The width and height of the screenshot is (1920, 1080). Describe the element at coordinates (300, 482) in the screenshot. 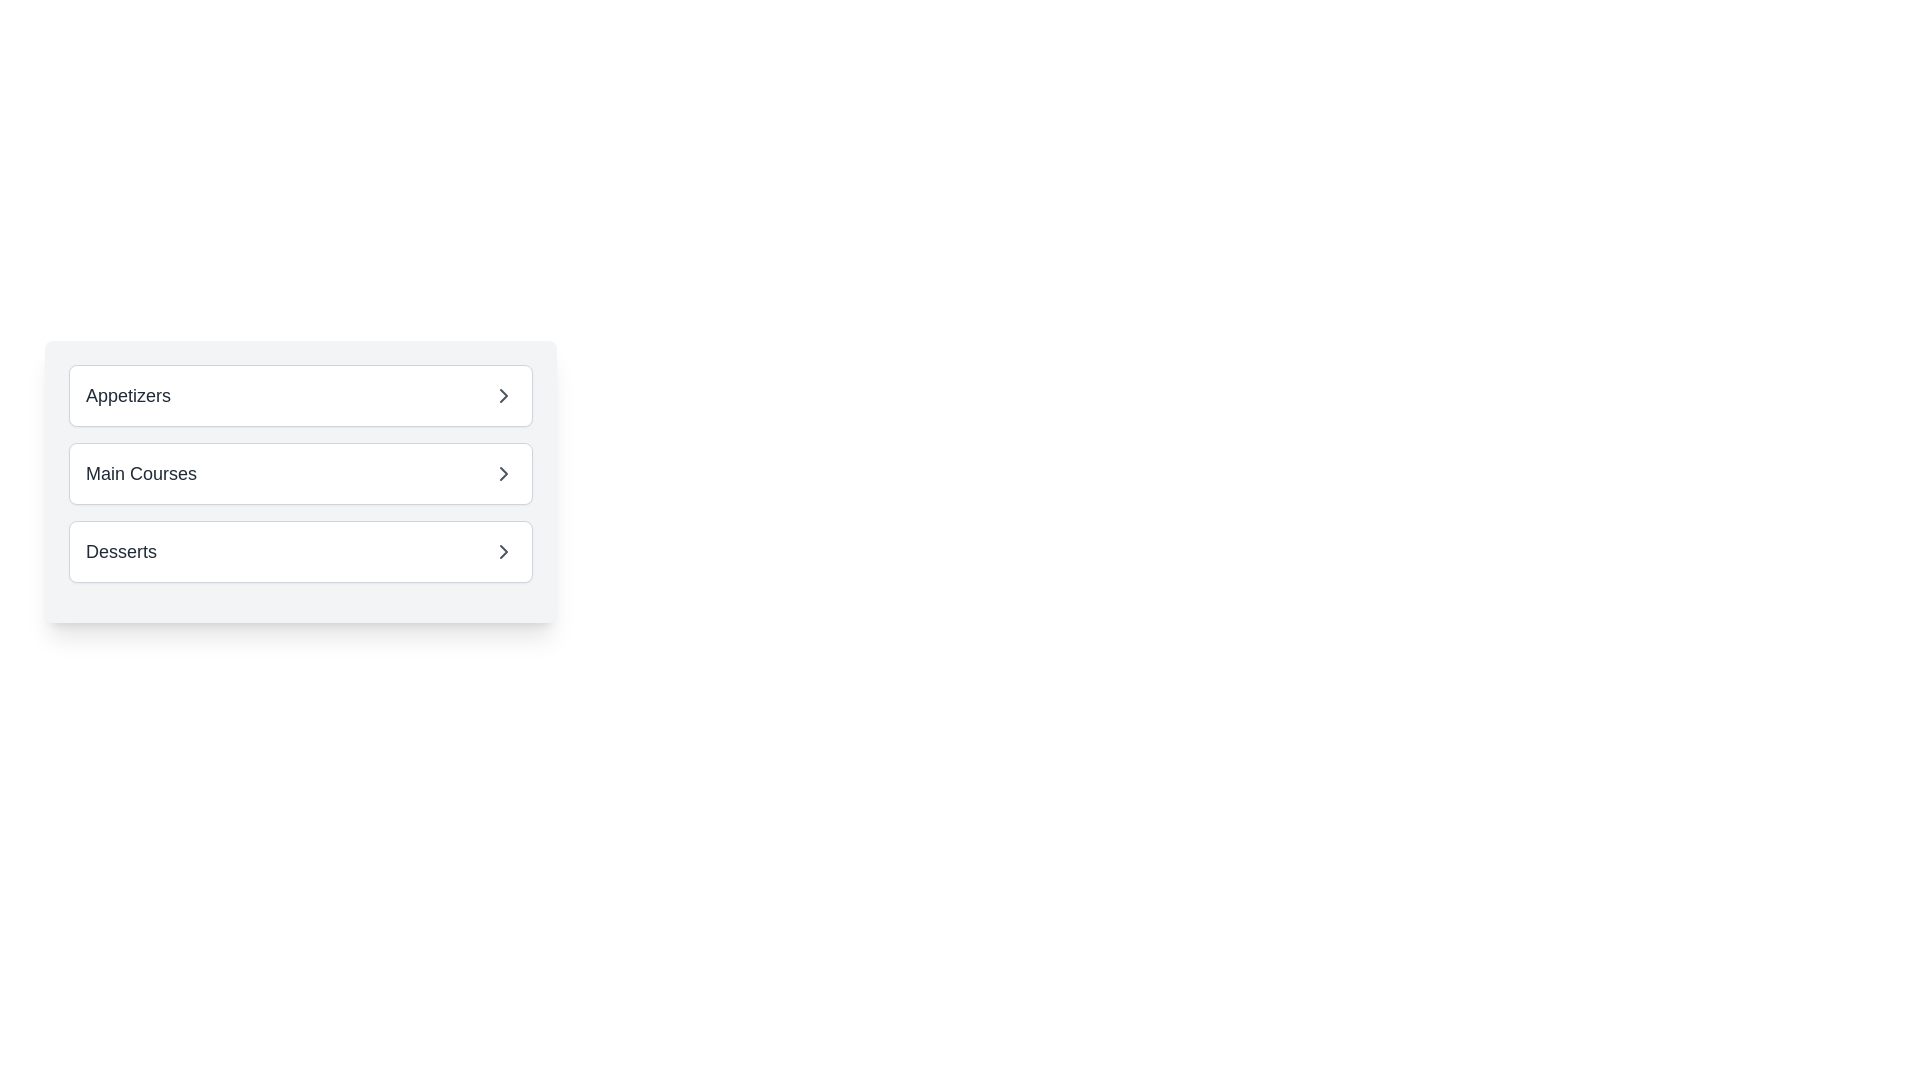

I see `the 'Main Courses' menu item, which is the second item in a vertical stack of three menu items` at that location.